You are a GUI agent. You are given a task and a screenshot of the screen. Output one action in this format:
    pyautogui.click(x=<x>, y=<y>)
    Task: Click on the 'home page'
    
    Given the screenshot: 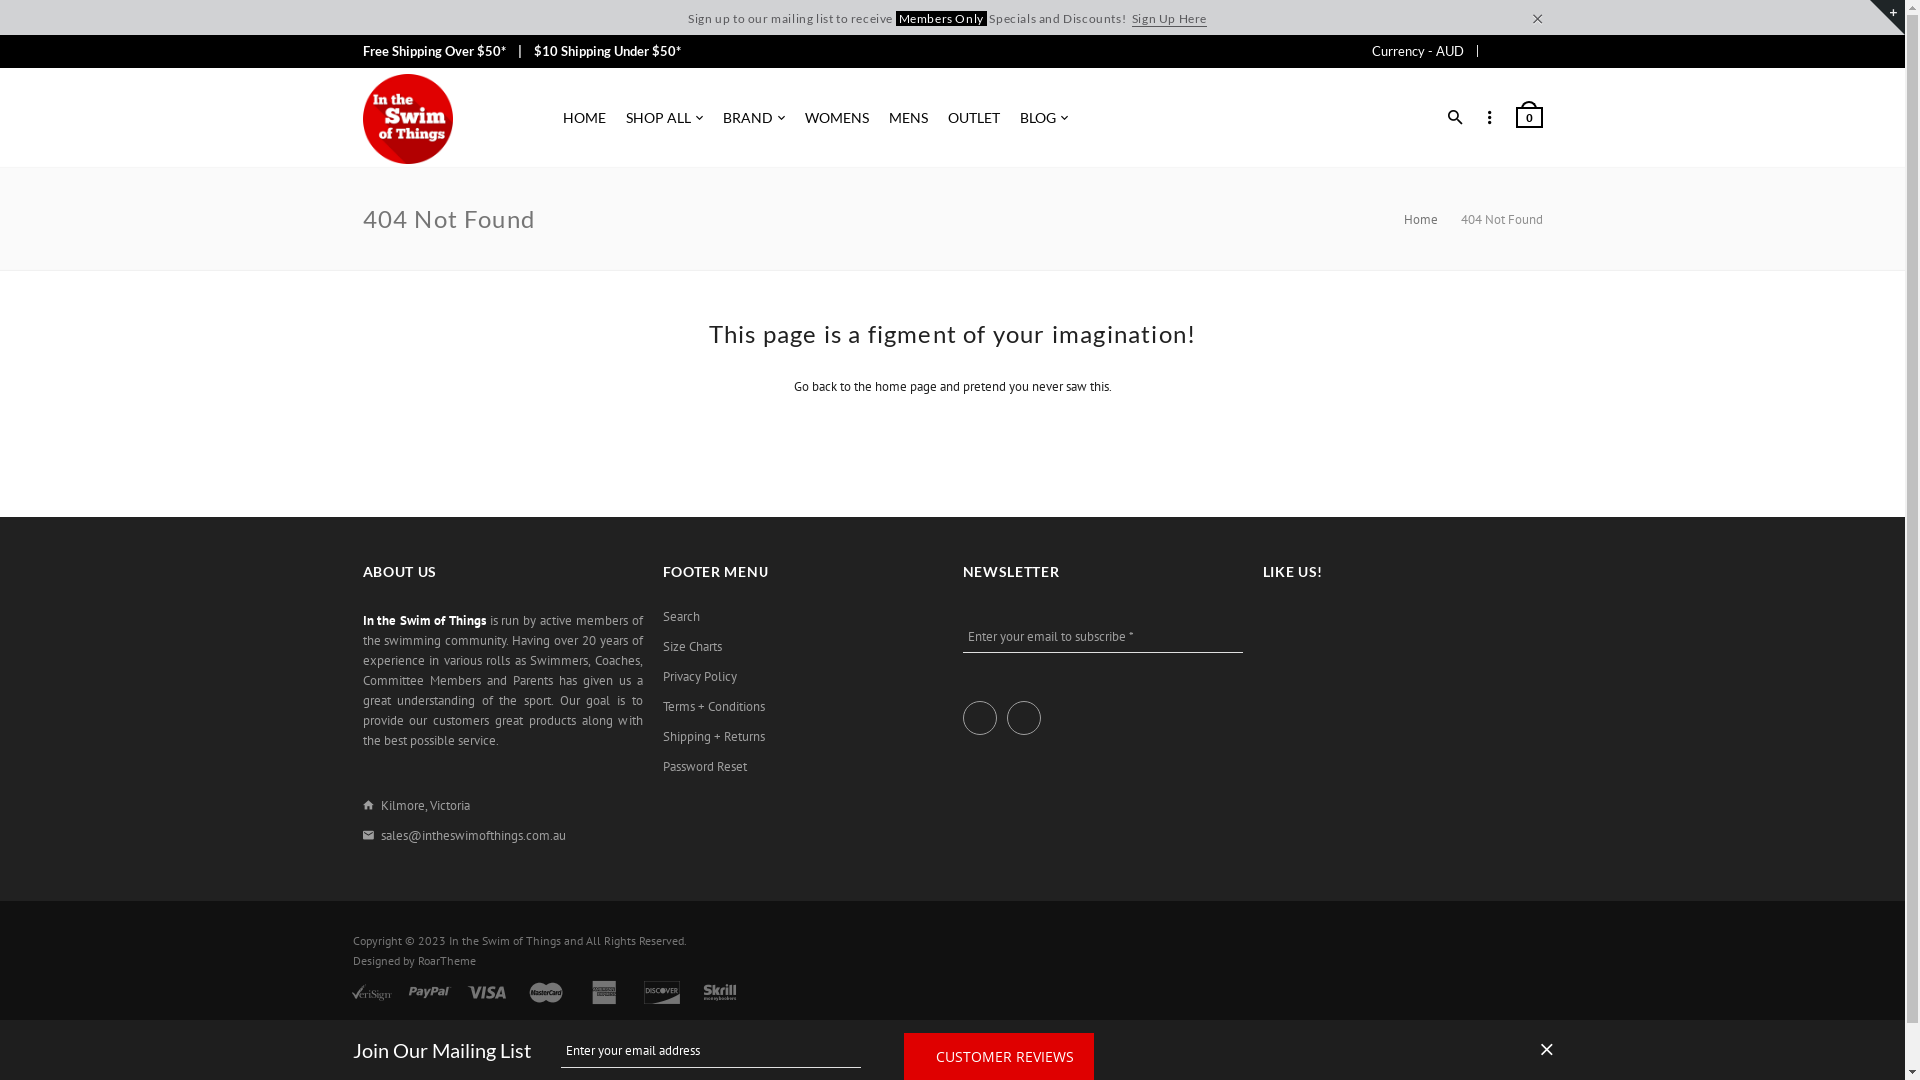 What is the action you would take?
    pyautogui.click(x=873, y=386)
    